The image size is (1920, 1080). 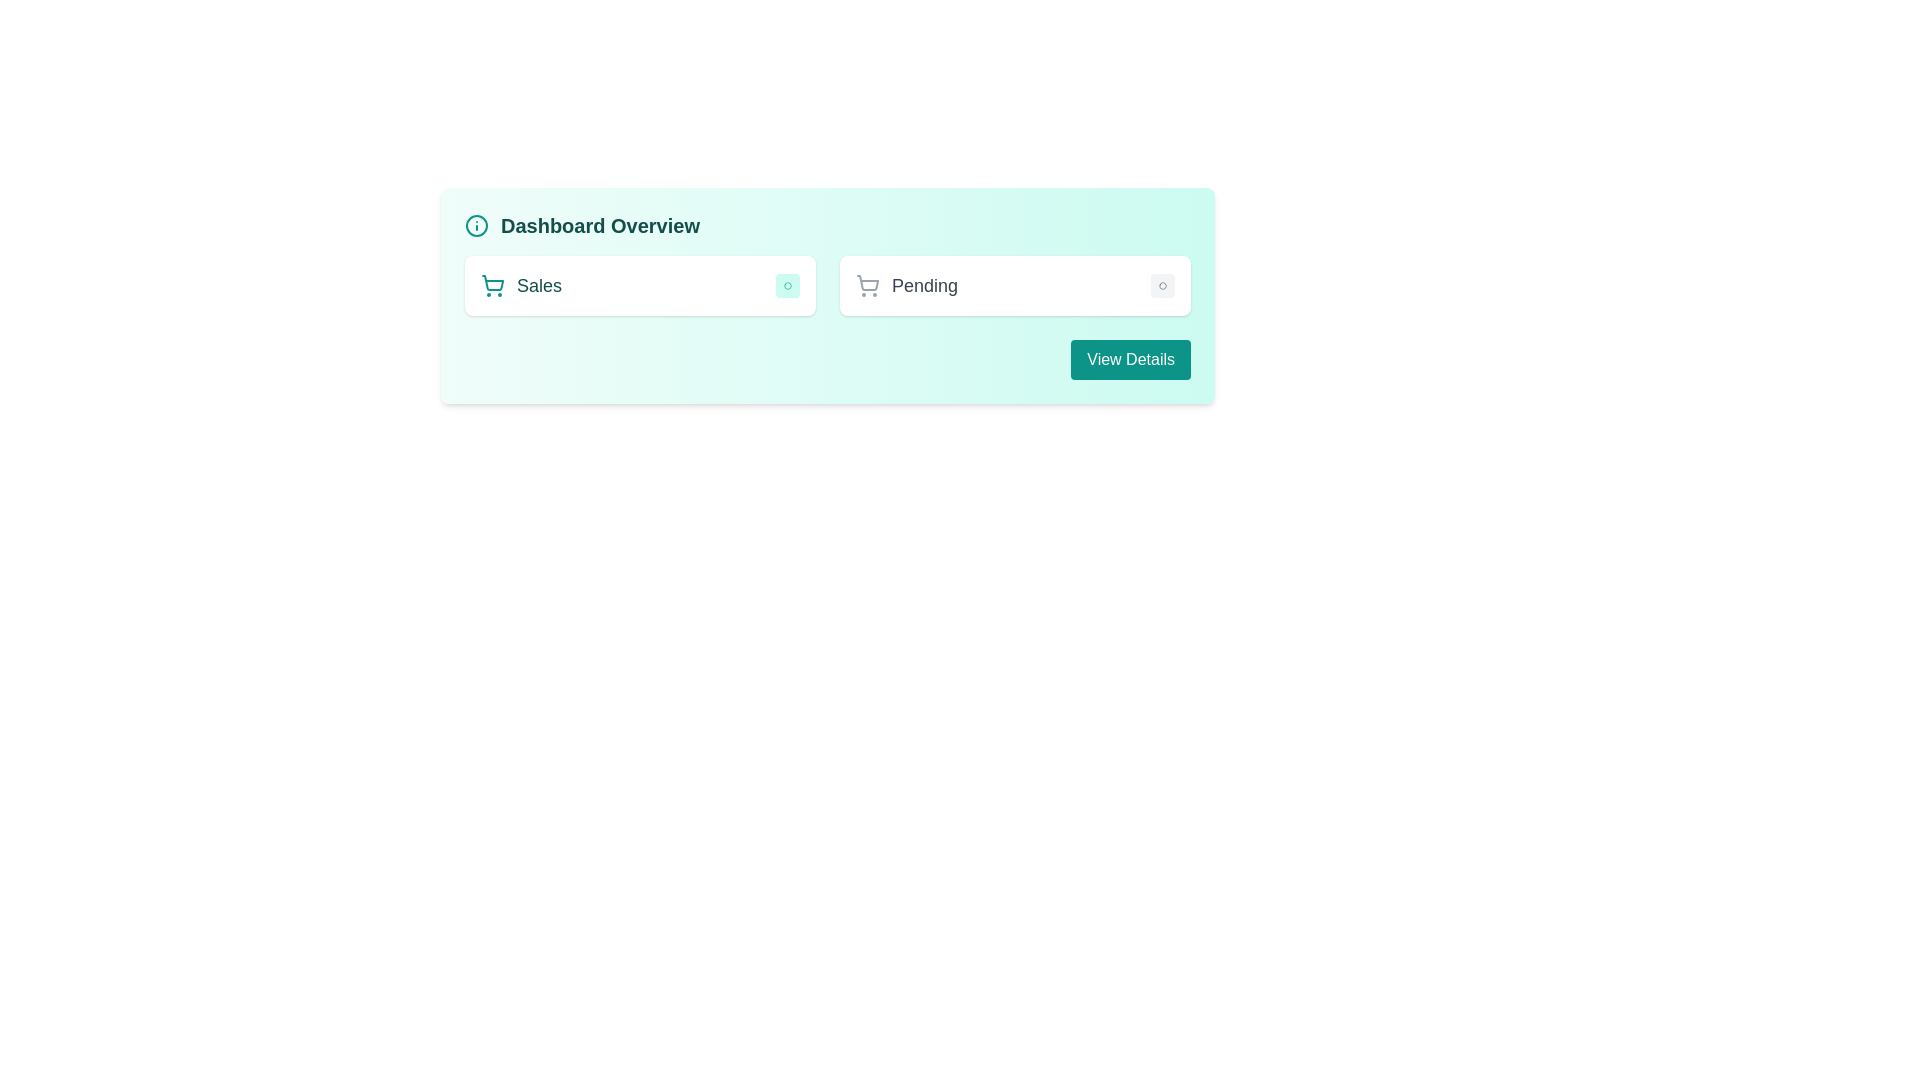 What do you see at coordinates (1162, 285) in the screenshot?
I see `the Badge status indicator located in the top-right quadrant of the dashboard card, adjacent to the 'Pending' label and aligned with the 'View Details' button` at bounding box center [1162, 285].